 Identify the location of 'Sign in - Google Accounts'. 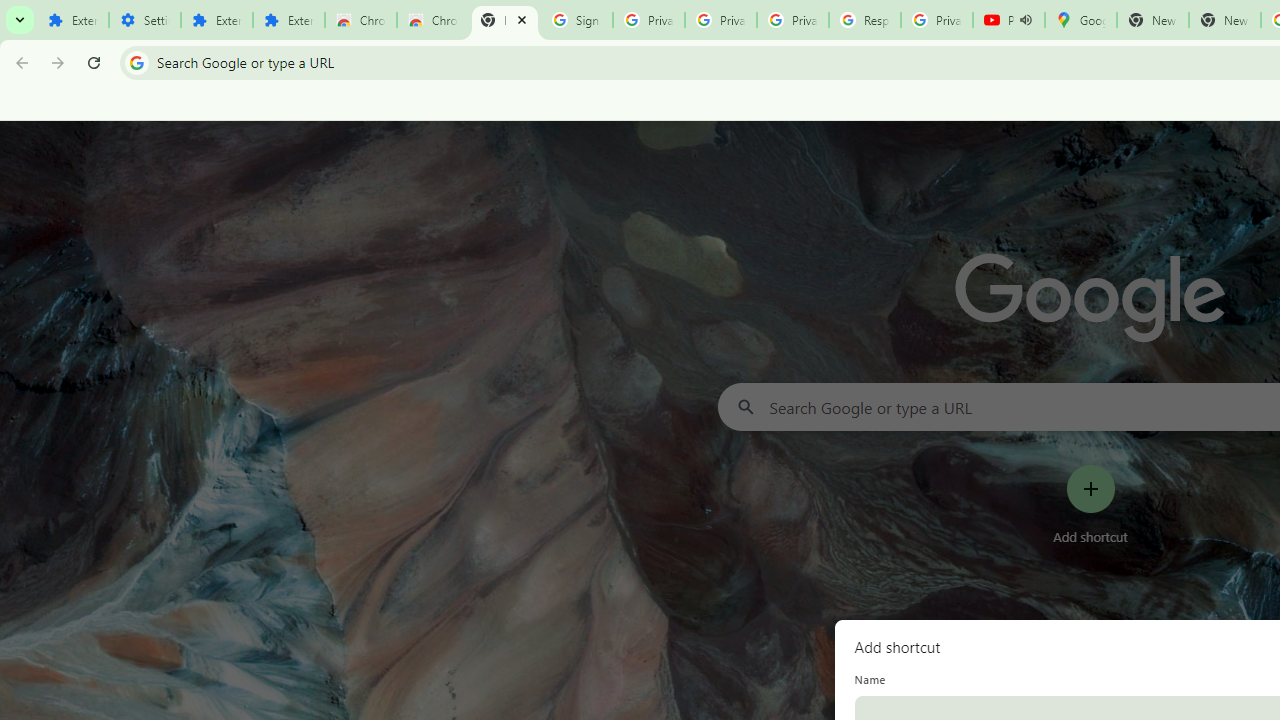
(576, 20).